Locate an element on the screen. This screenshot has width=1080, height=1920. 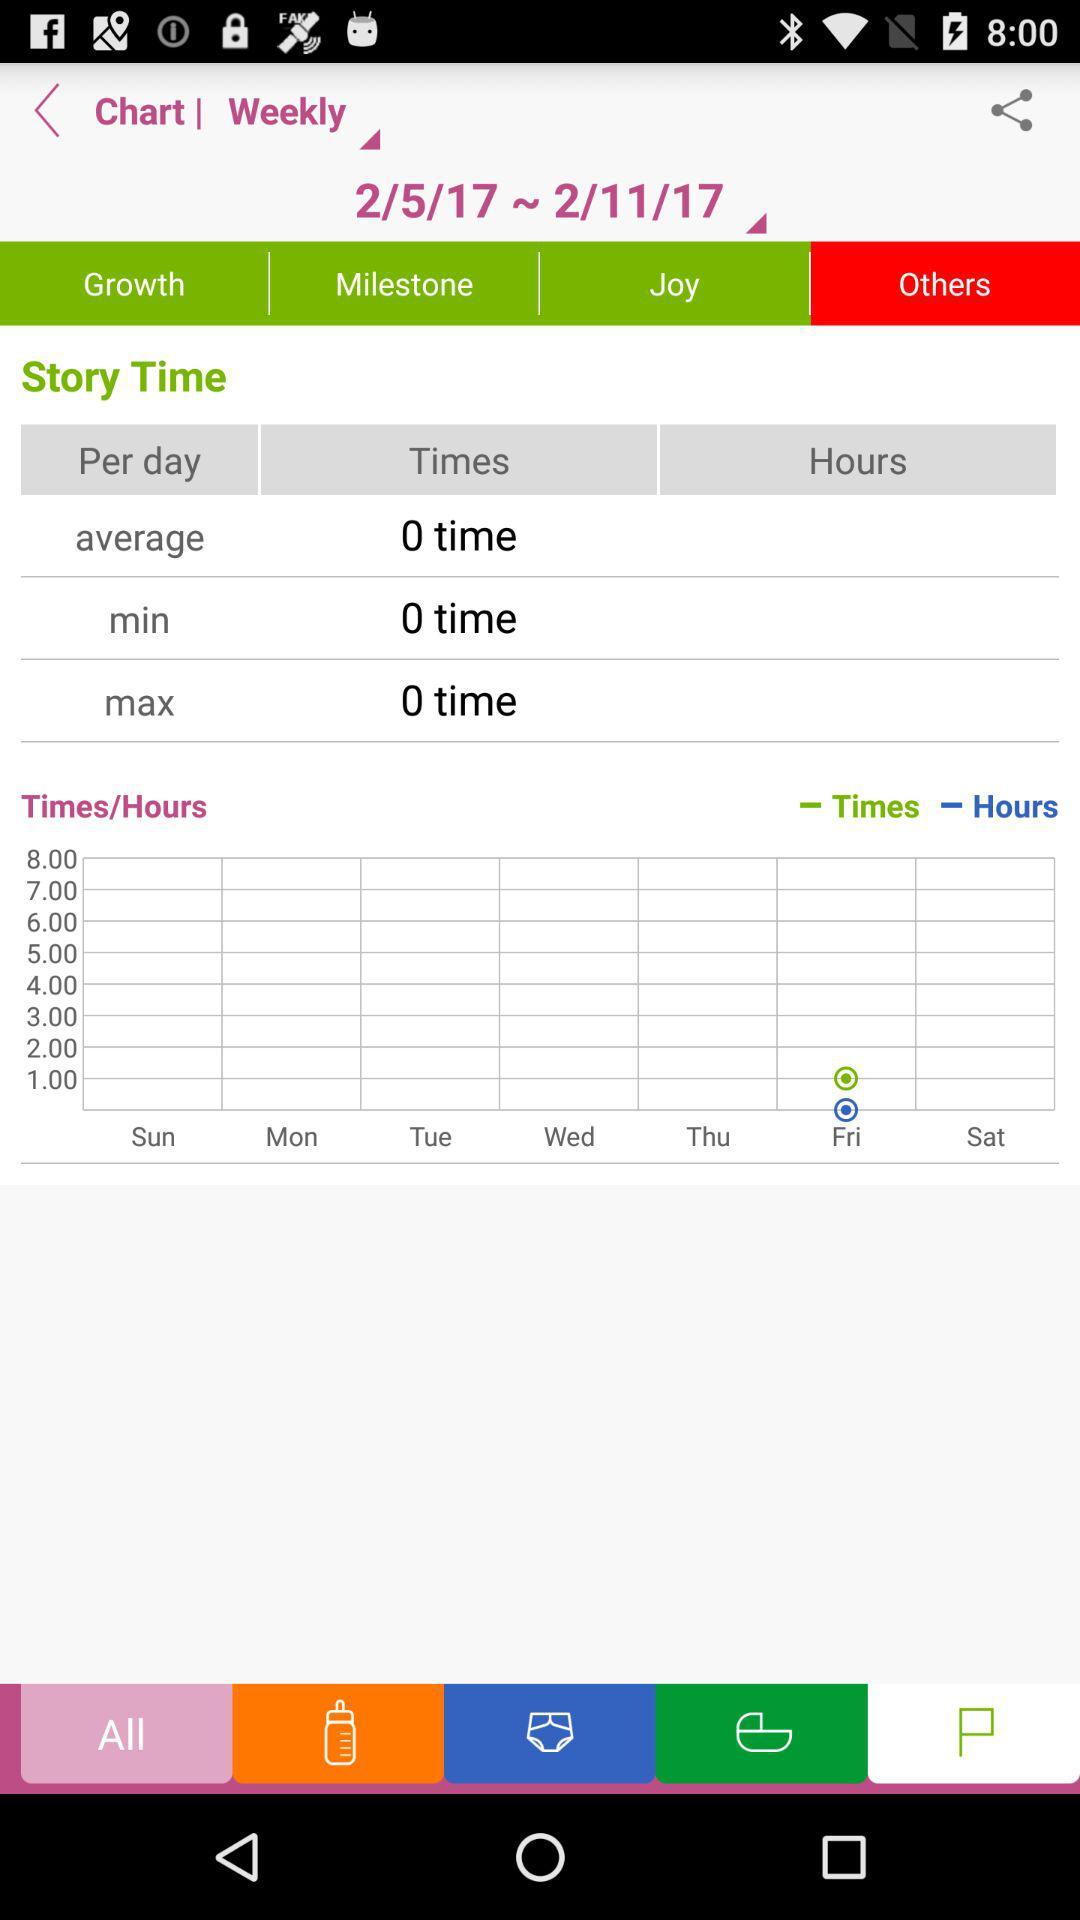
milestone is located at coordinates (404, 282).